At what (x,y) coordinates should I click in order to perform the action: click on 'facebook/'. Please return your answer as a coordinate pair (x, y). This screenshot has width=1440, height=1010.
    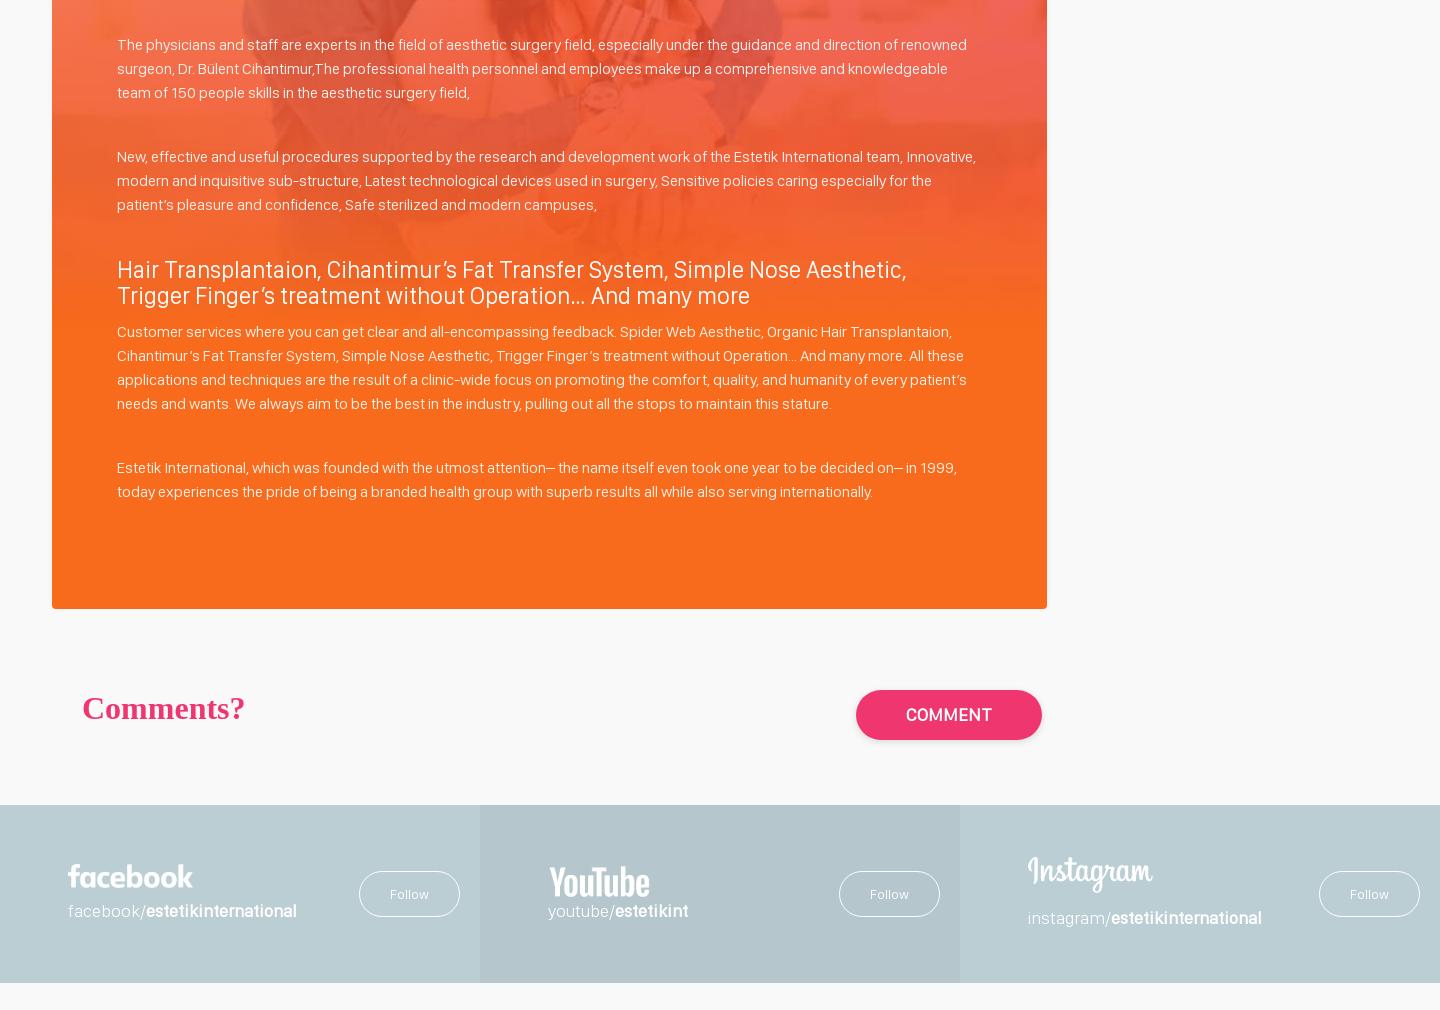
    Looking at the image, I should click on (106, 910).